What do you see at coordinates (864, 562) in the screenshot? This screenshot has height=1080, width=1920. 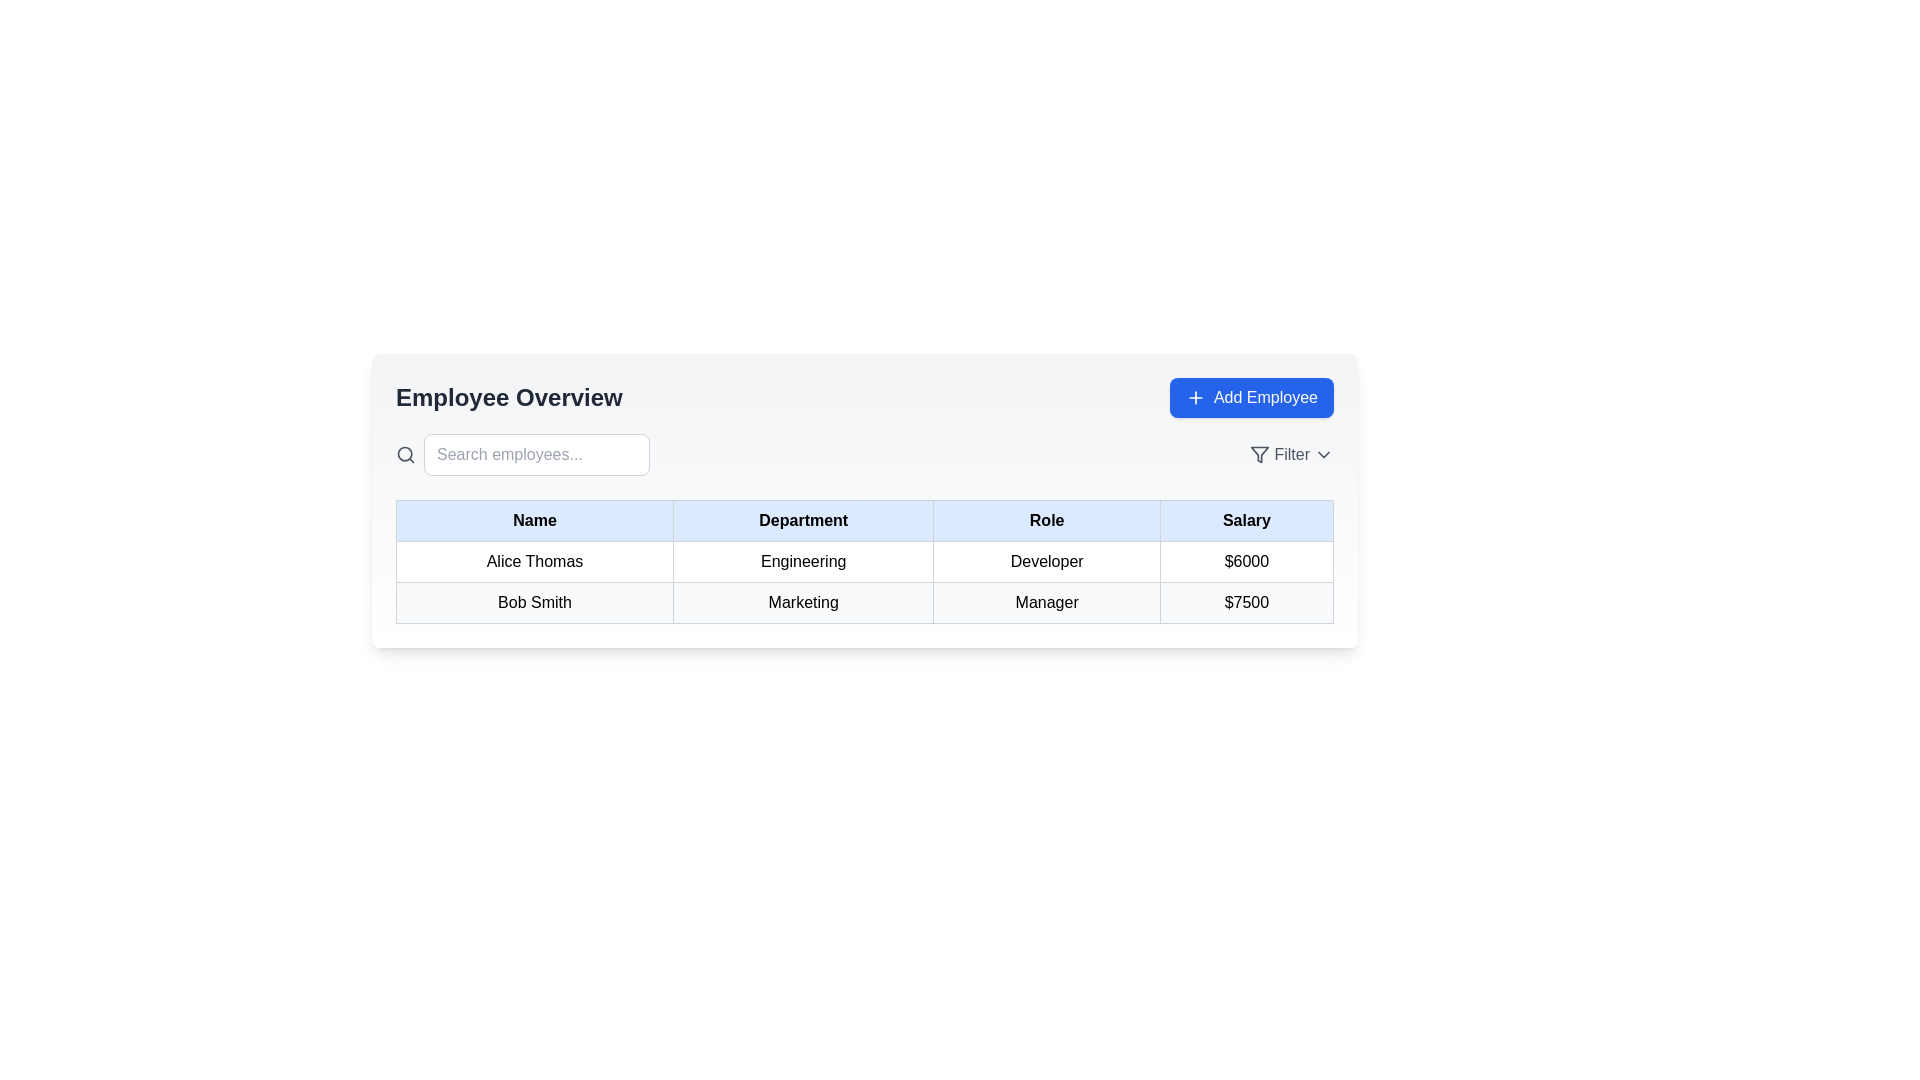 I see `the table displaying employee information` at bounding box center [864, 562].